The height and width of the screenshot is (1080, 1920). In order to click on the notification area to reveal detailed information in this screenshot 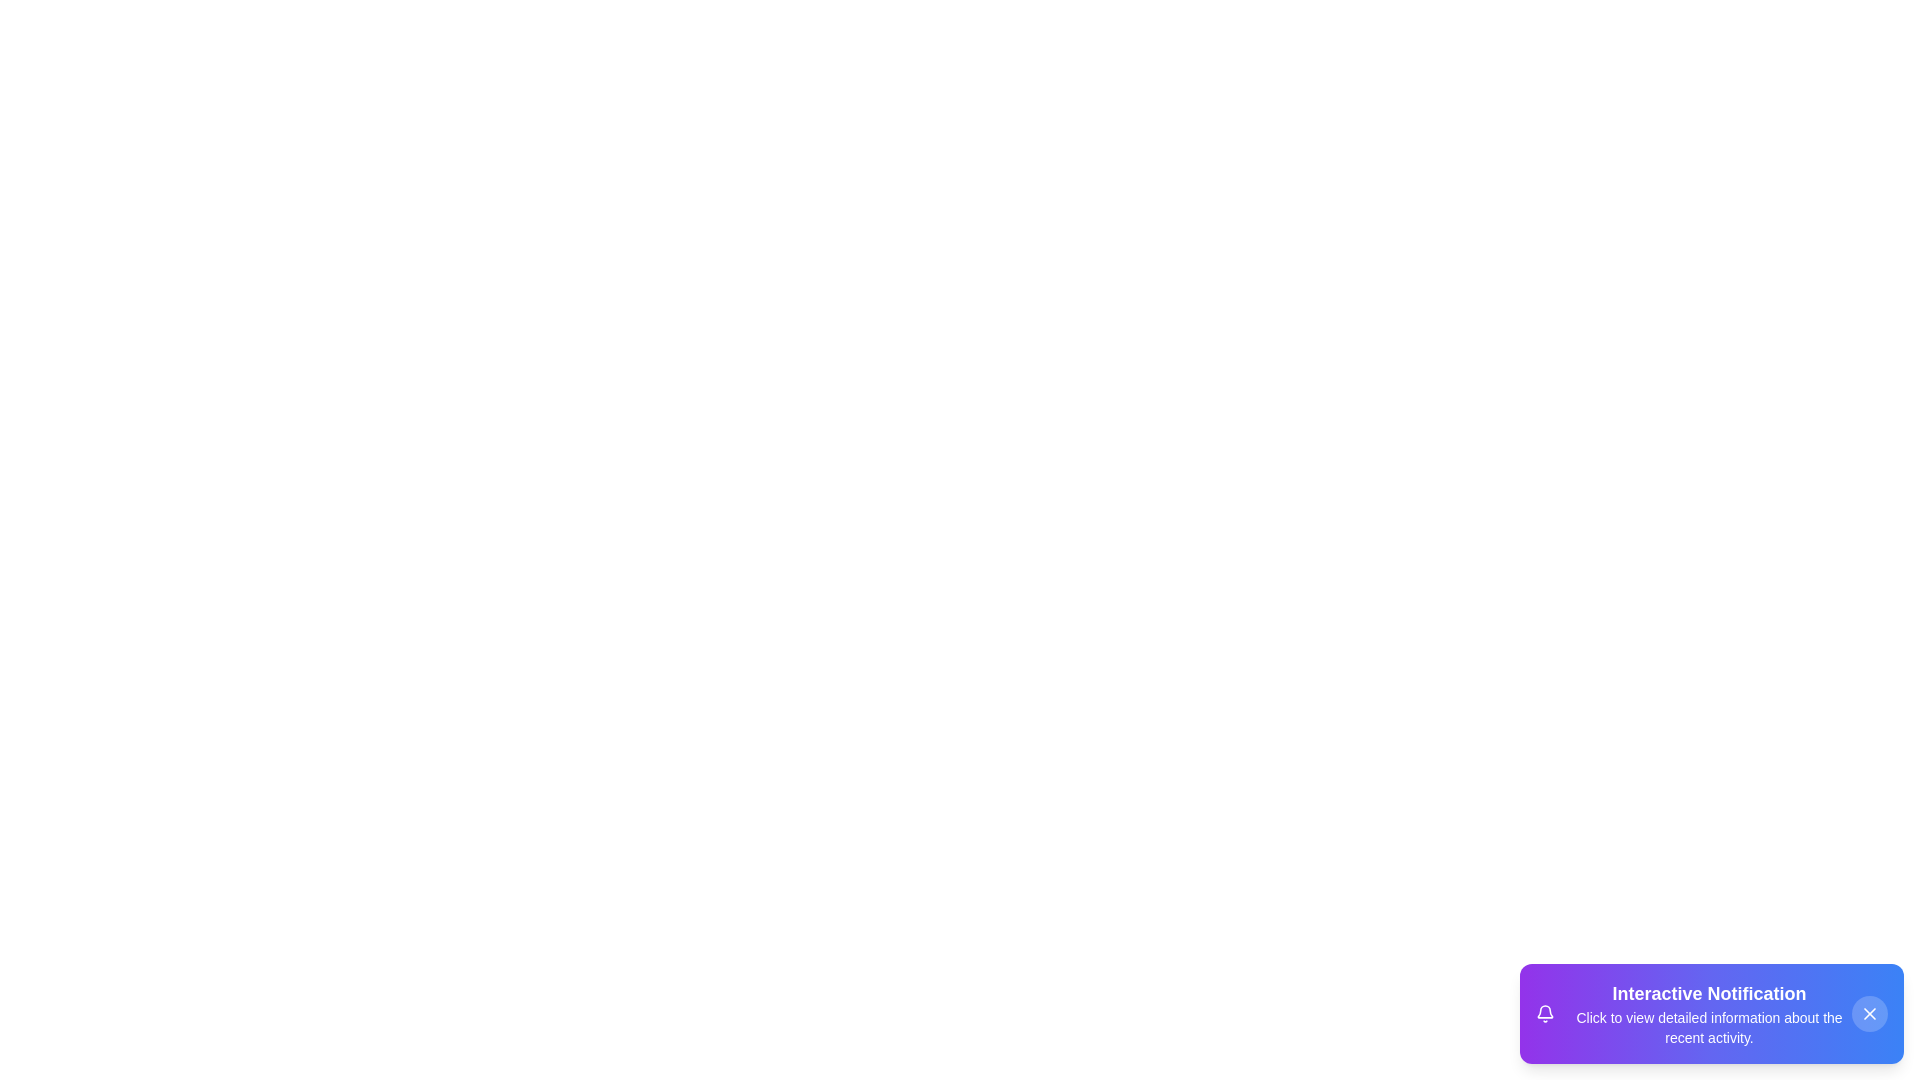, I will do `click(1711, 1014)`.